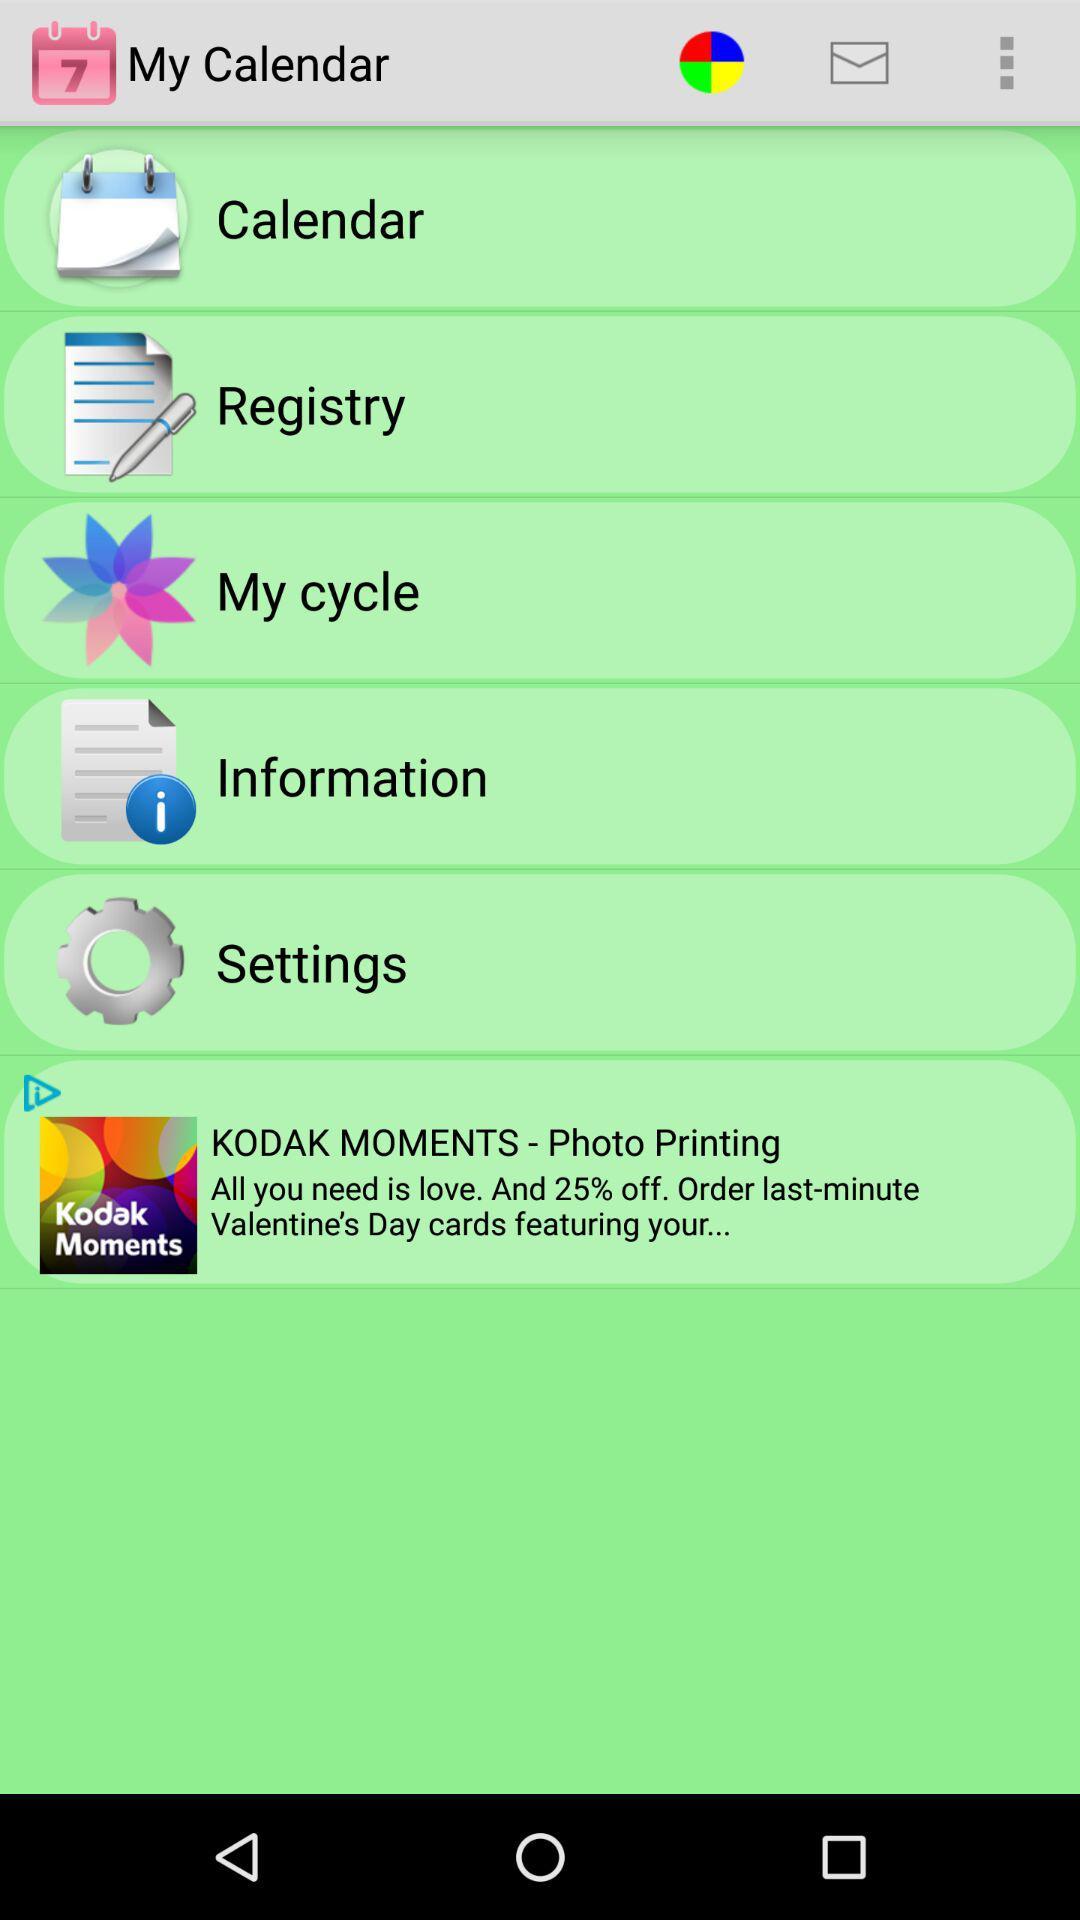  What do you see at coordinates (638, 1204) in the screenshot?
I see `app below kodak moments photo` at bounding box center [638, 1204].